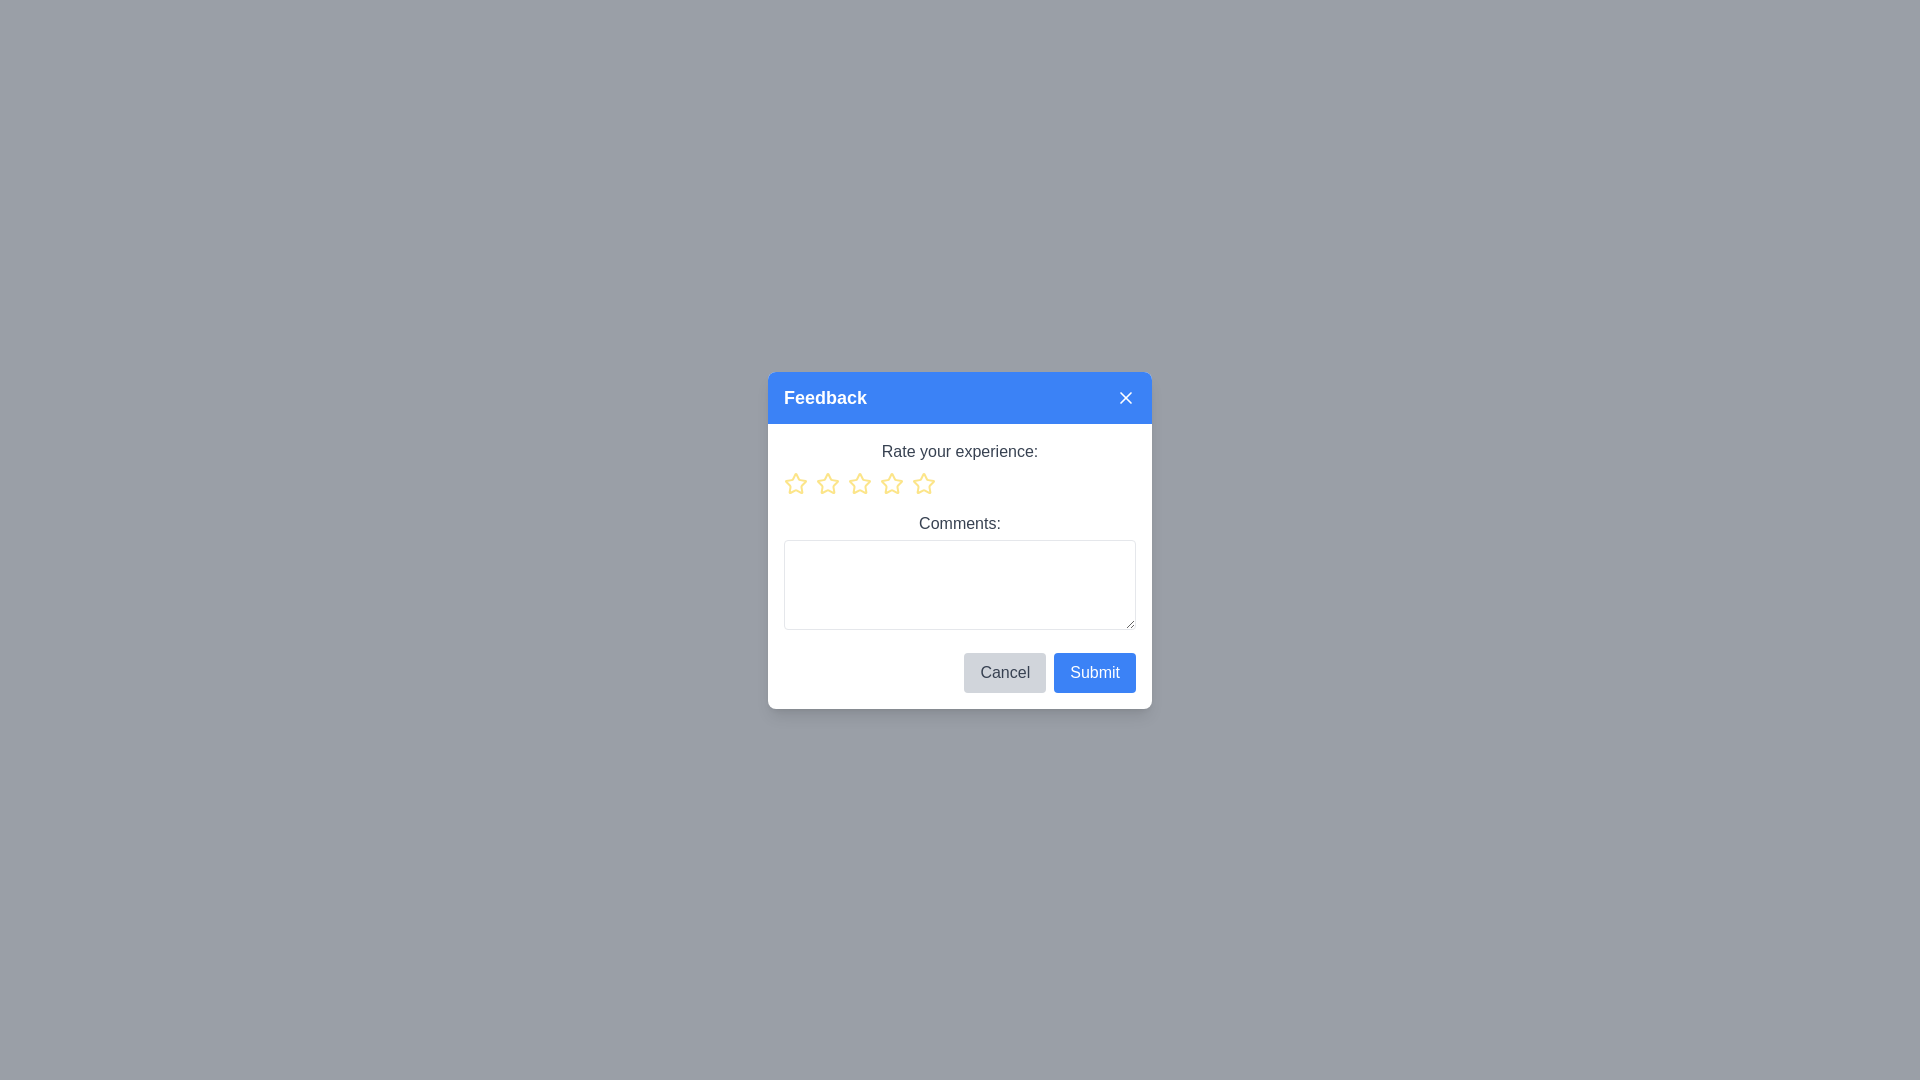 The width and height of the screenshot is (1920, 1080). What do you see at coordinates (795, 483) in the screenshot?
I see `the first star rating button in the feedback dialog box` at bounding box center [795, 483].